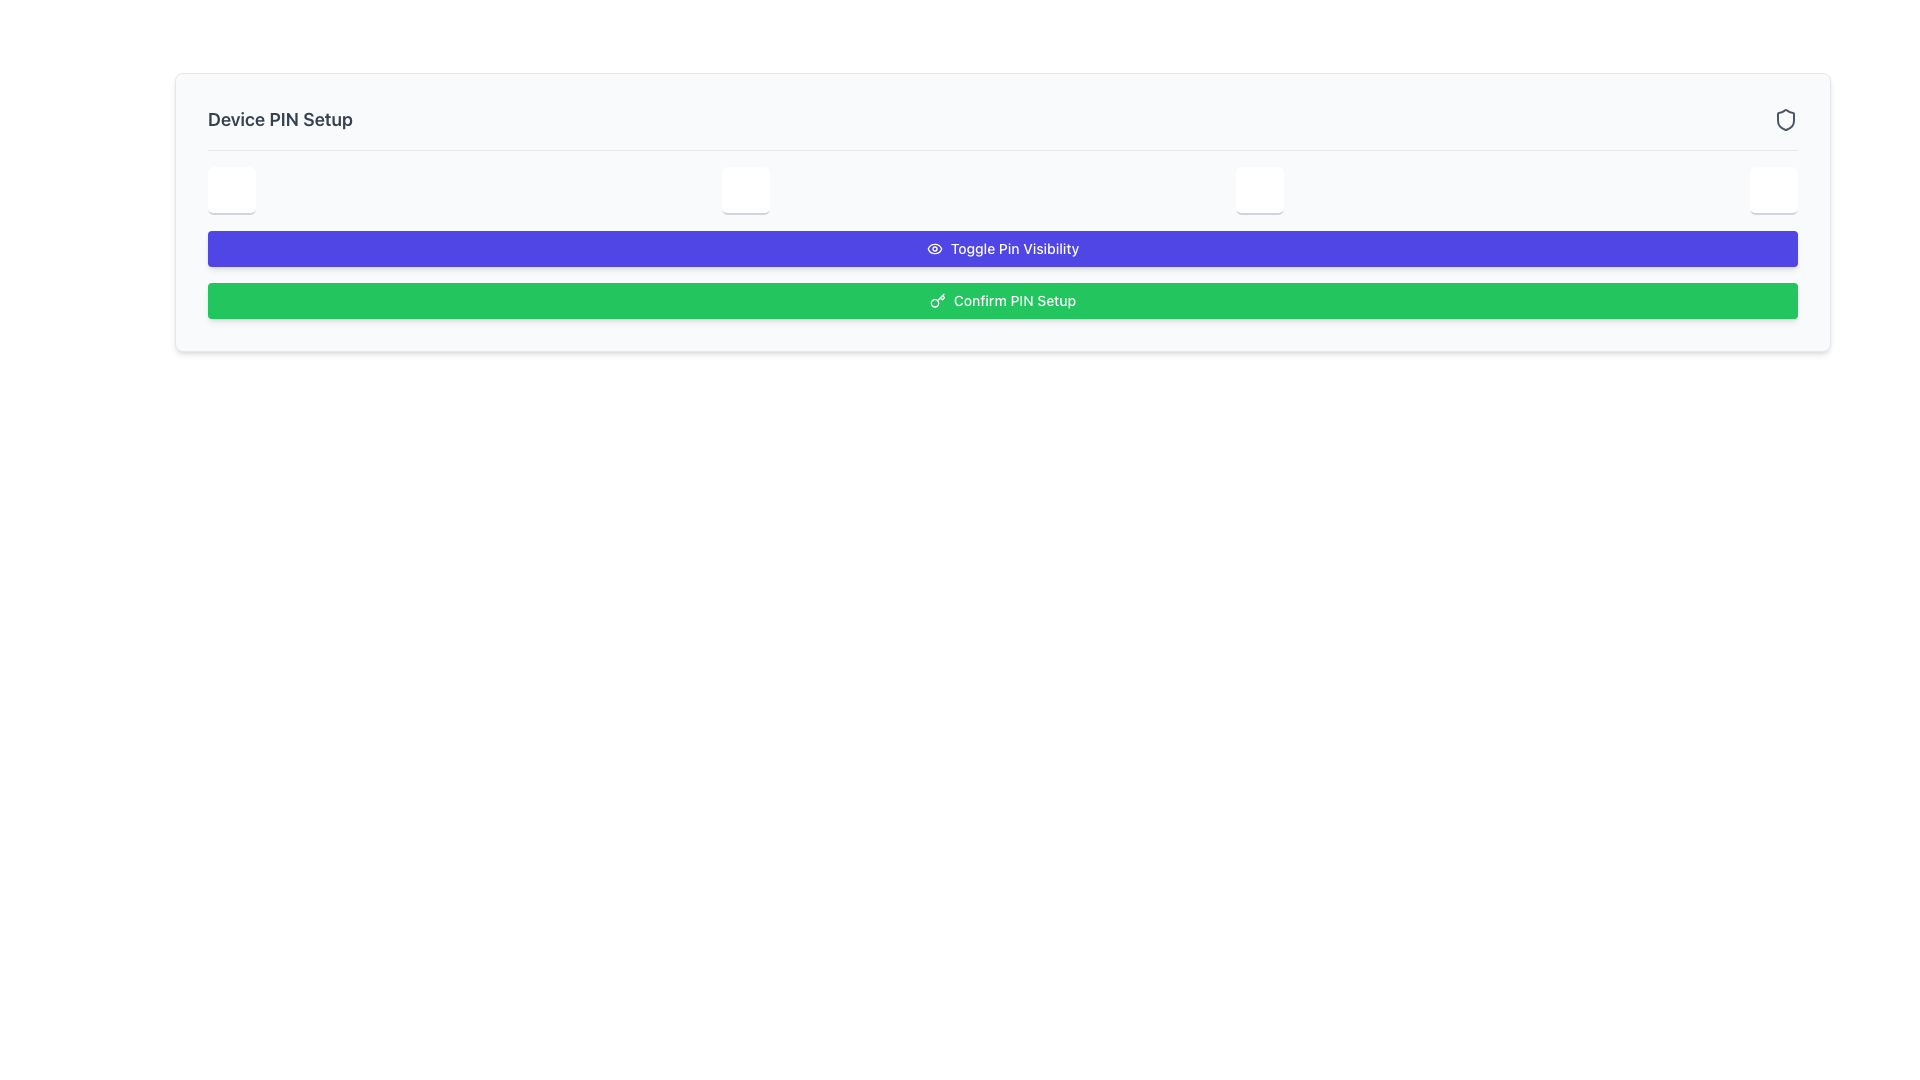 The image size is (1920, 1080). Describe the element at coordinates (231, 191) in the screenshot. I see `the first password input field, which is a small square input with a white background and a thin gray border, to focus the input` at that location.